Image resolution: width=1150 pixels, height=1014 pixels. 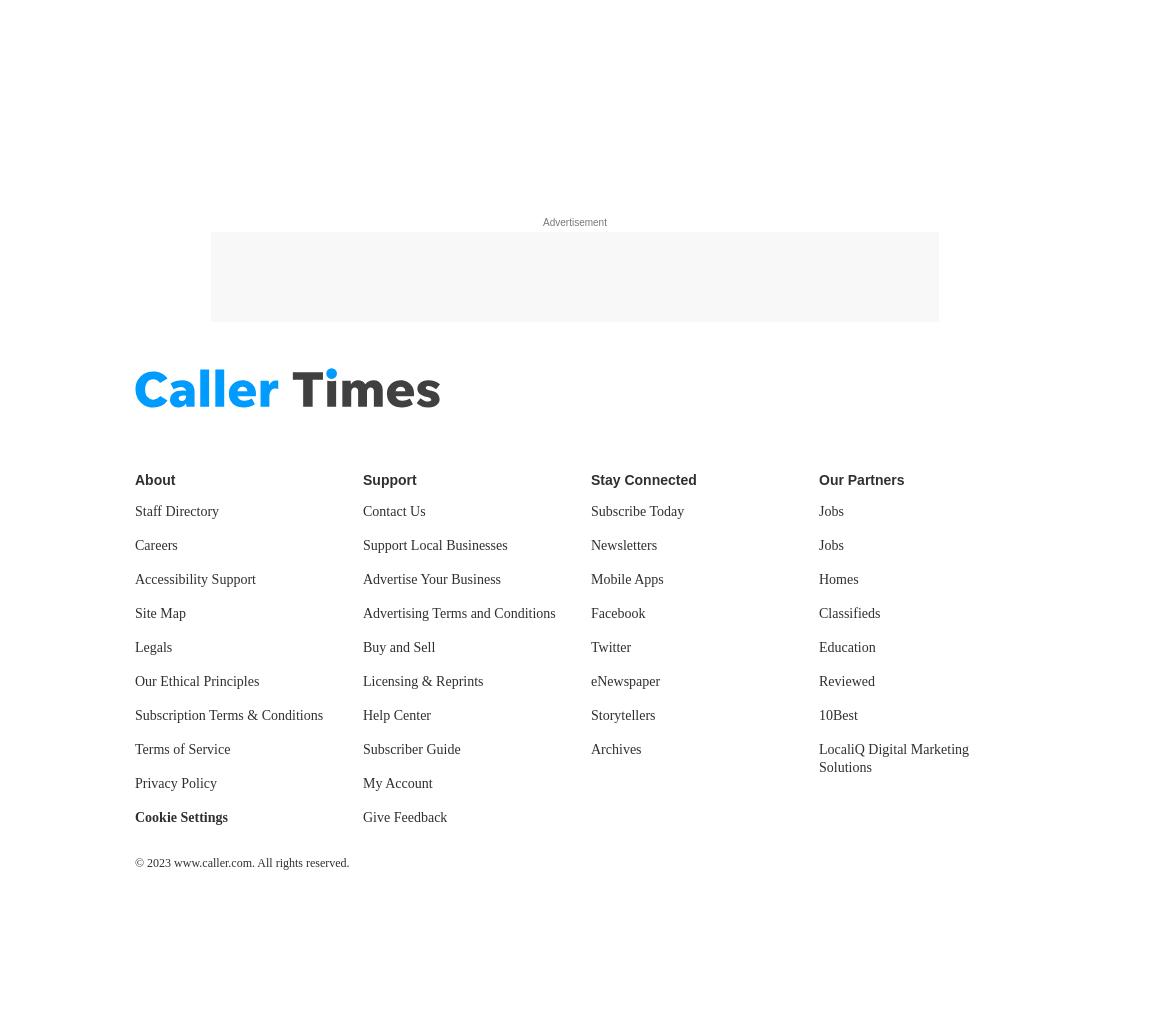 What do you see at coordinates (399, 647) in the screenshot?
I see `'Buy and Sell'` at bounding box center [399, 647].